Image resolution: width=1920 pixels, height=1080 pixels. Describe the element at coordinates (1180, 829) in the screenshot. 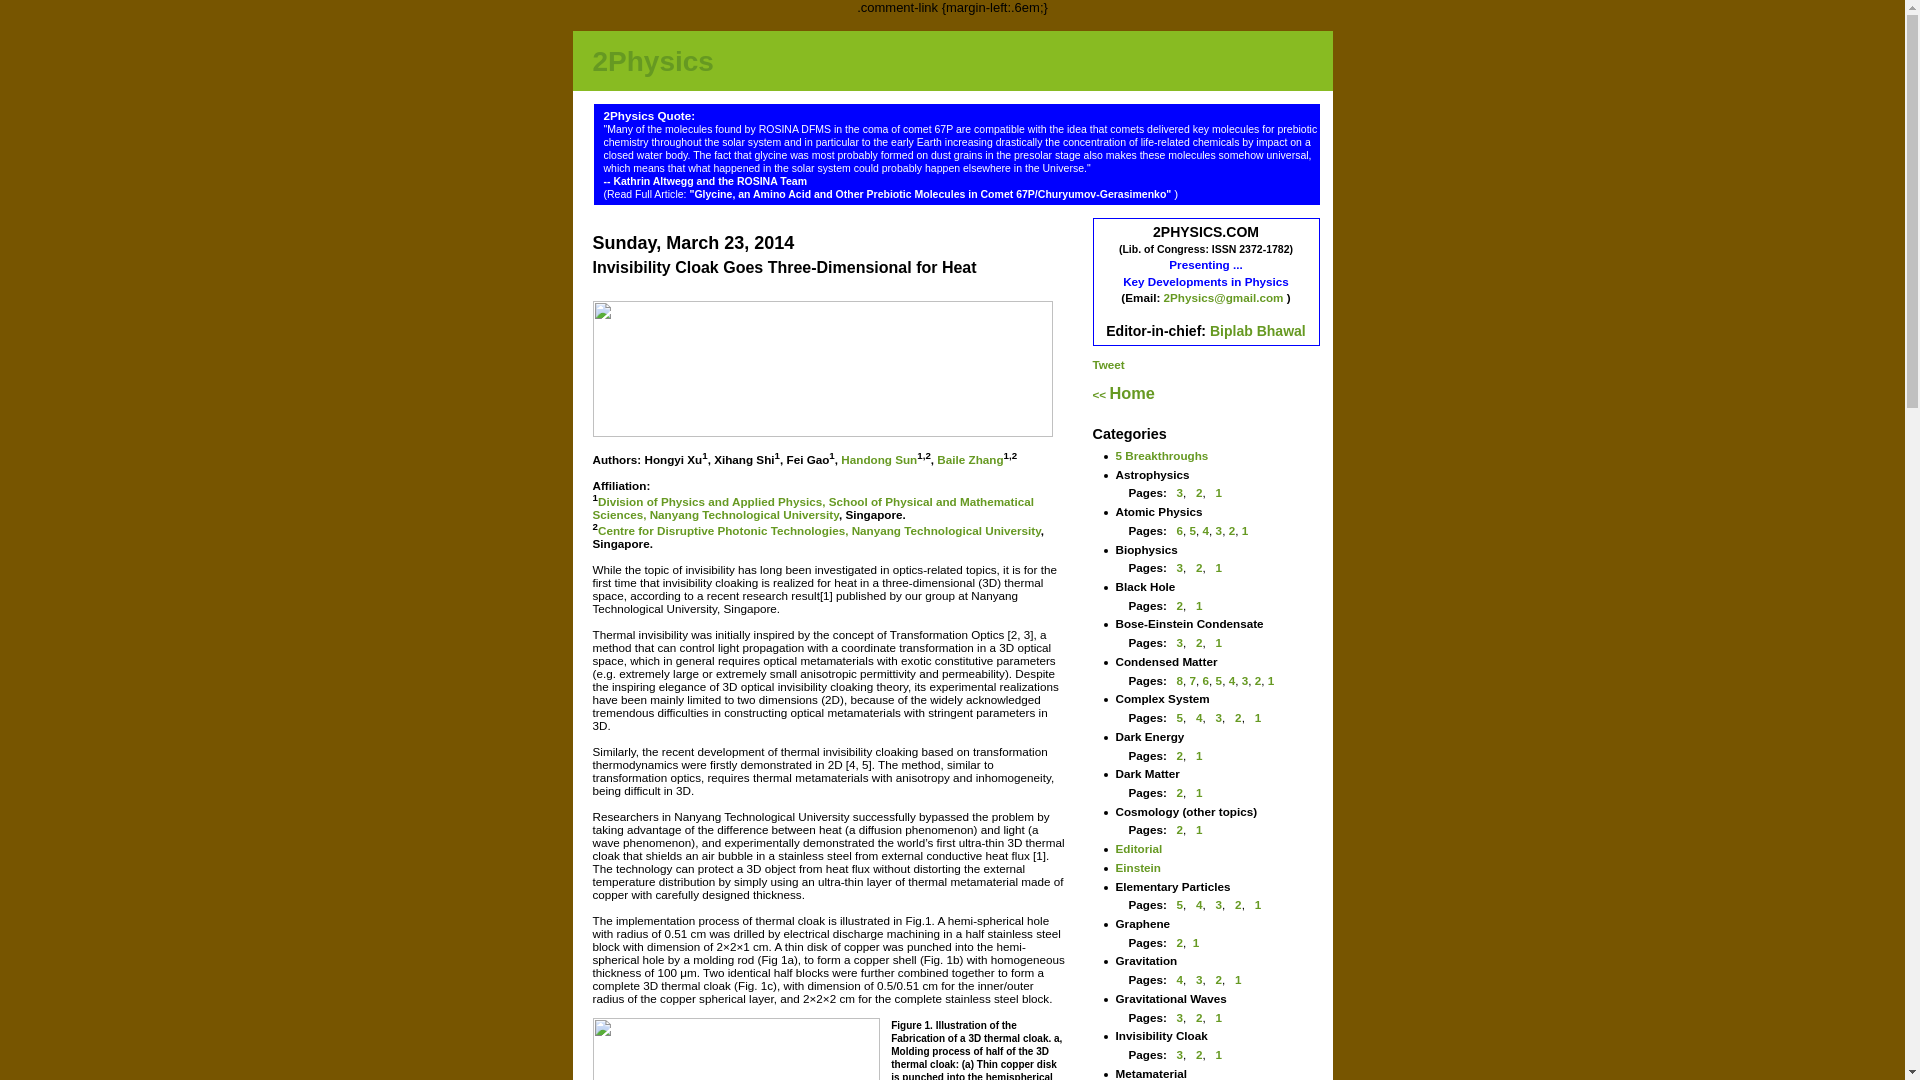

I see `'2'` at that location.